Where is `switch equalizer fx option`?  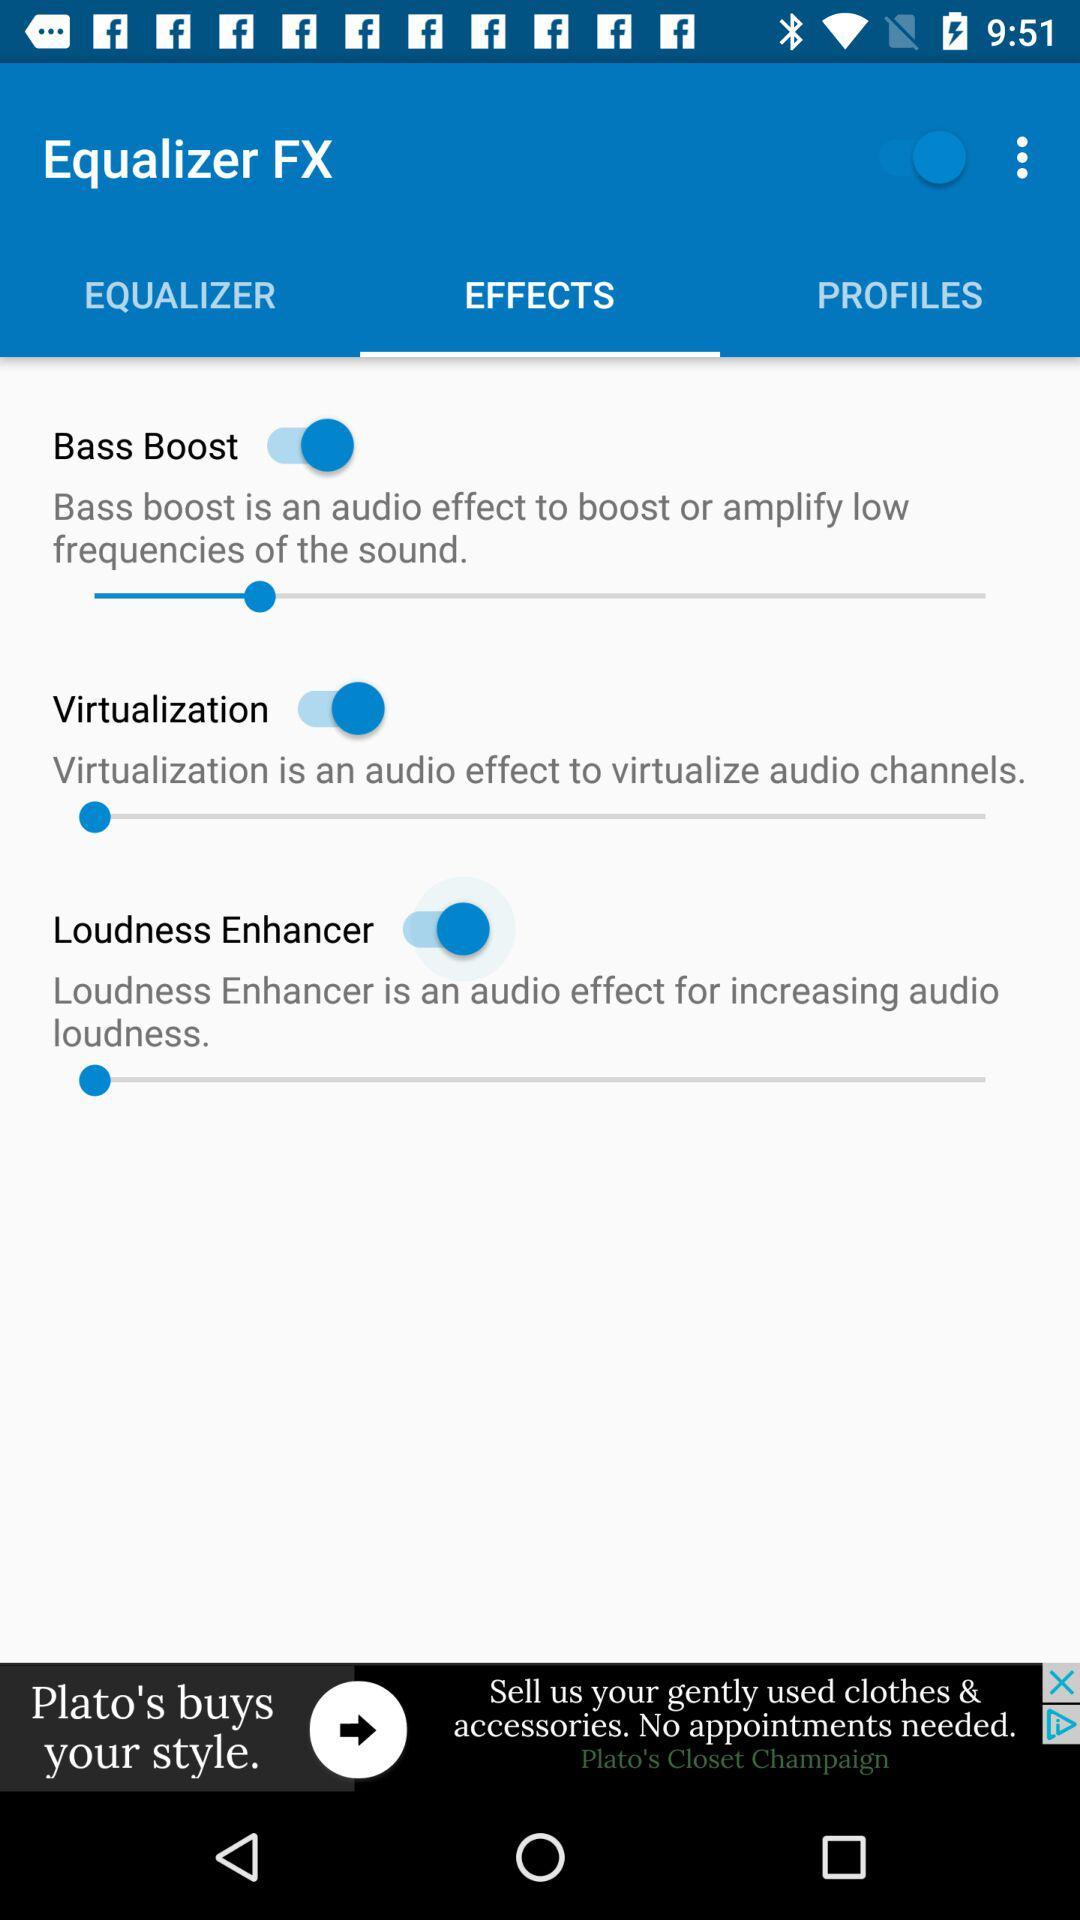
switch equalizer fx option is located at coordinates (912, 156).